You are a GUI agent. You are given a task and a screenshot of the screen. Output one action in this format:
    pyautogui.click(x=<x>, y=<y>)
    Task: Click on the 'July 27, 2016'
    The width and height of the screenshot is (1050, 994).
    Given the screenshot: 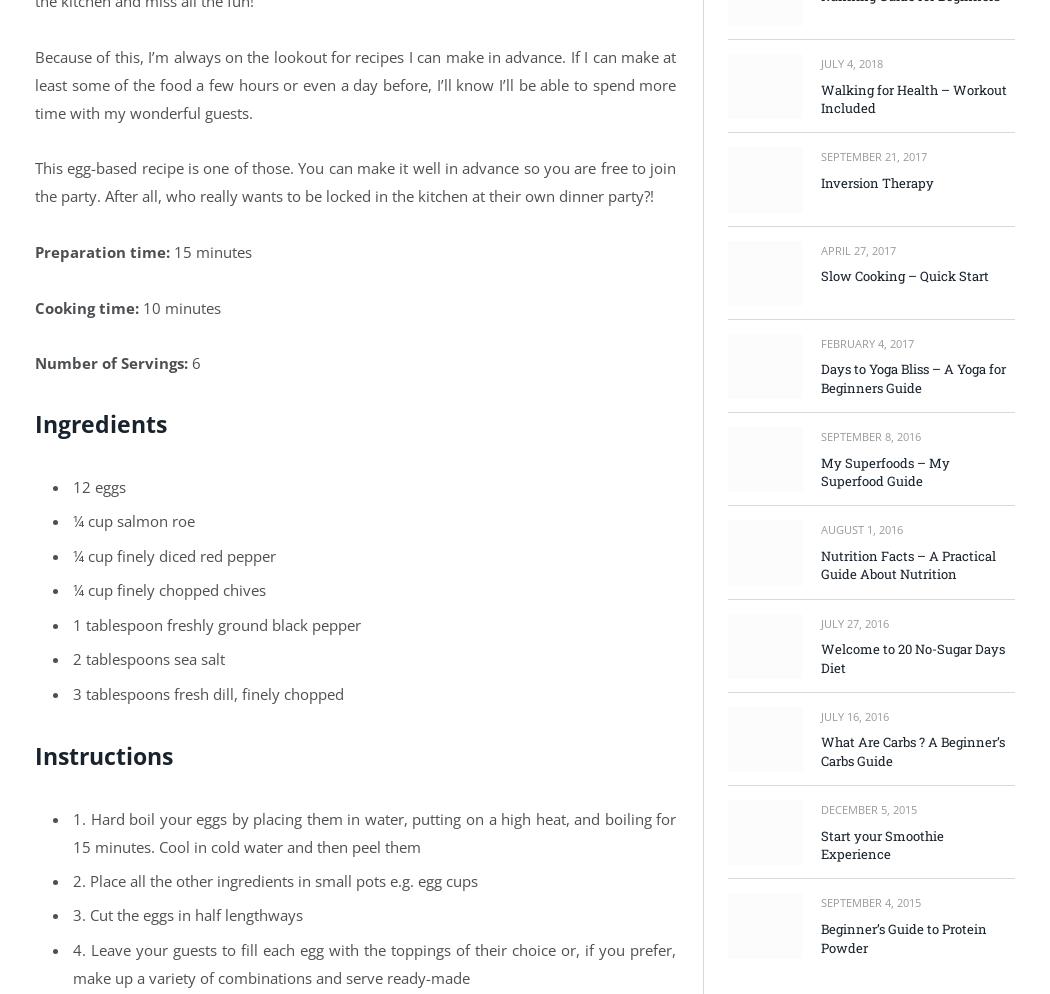 What is the action you would take?
    pyautogui.click(x=855, y=621)
    